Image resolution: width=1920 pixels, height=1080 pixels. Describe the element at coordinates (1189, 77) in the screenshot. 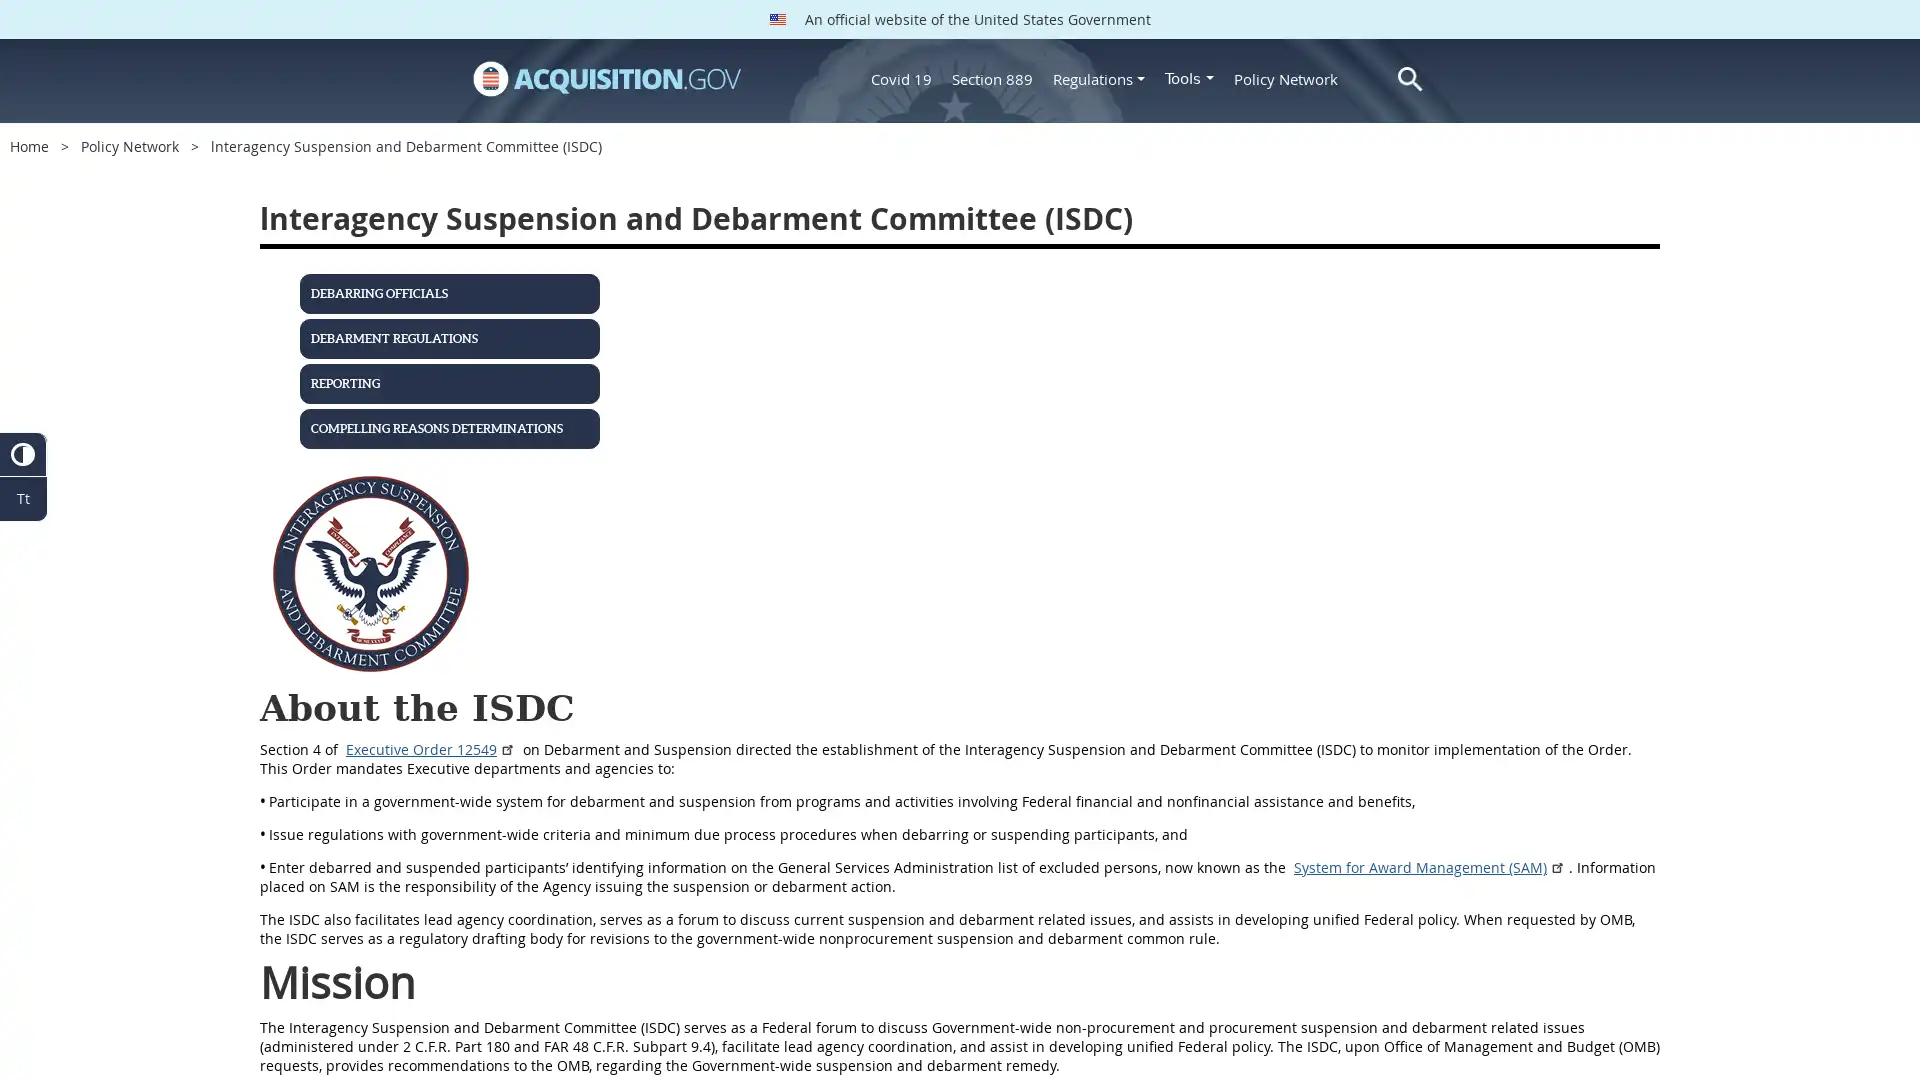

I see `Tools main` at that location.